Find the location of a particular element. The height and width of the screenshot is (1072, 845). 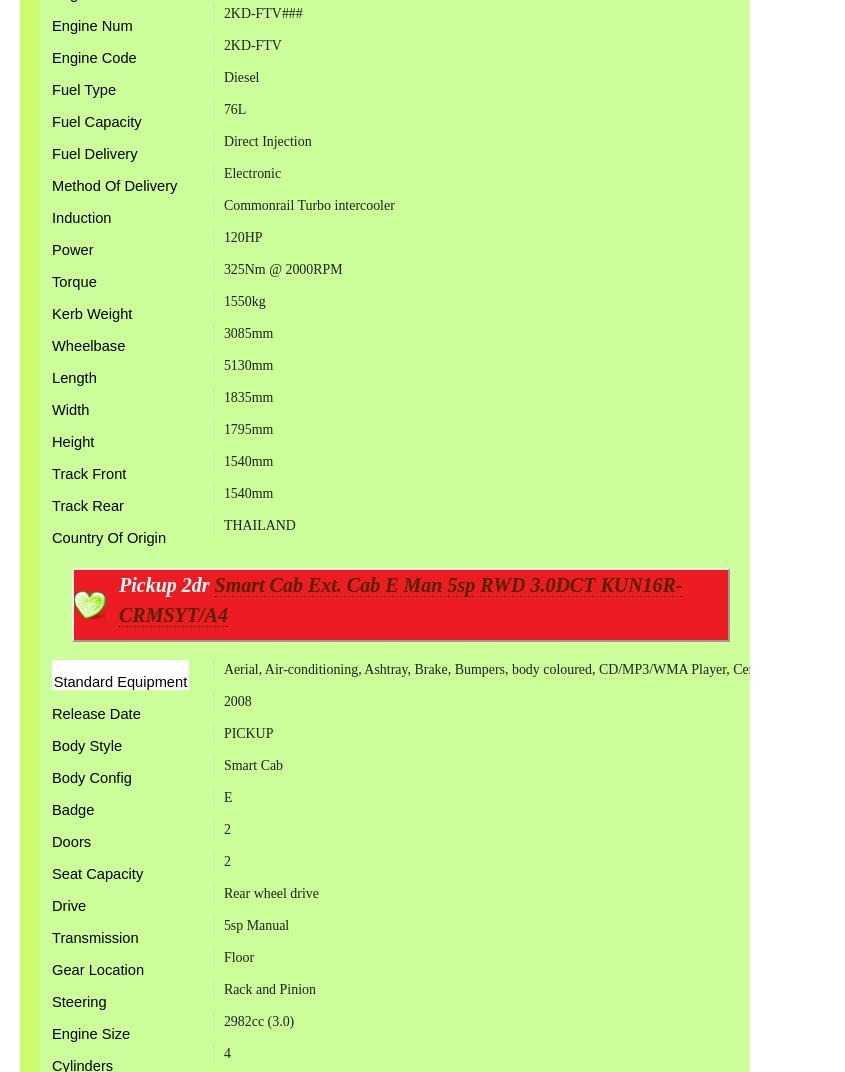

'Smart Cab Ext. Cab E Man 5sp RWD 3.0DCT KUN16R-CRMSYT/A4' is located at coordinates (399, 598).